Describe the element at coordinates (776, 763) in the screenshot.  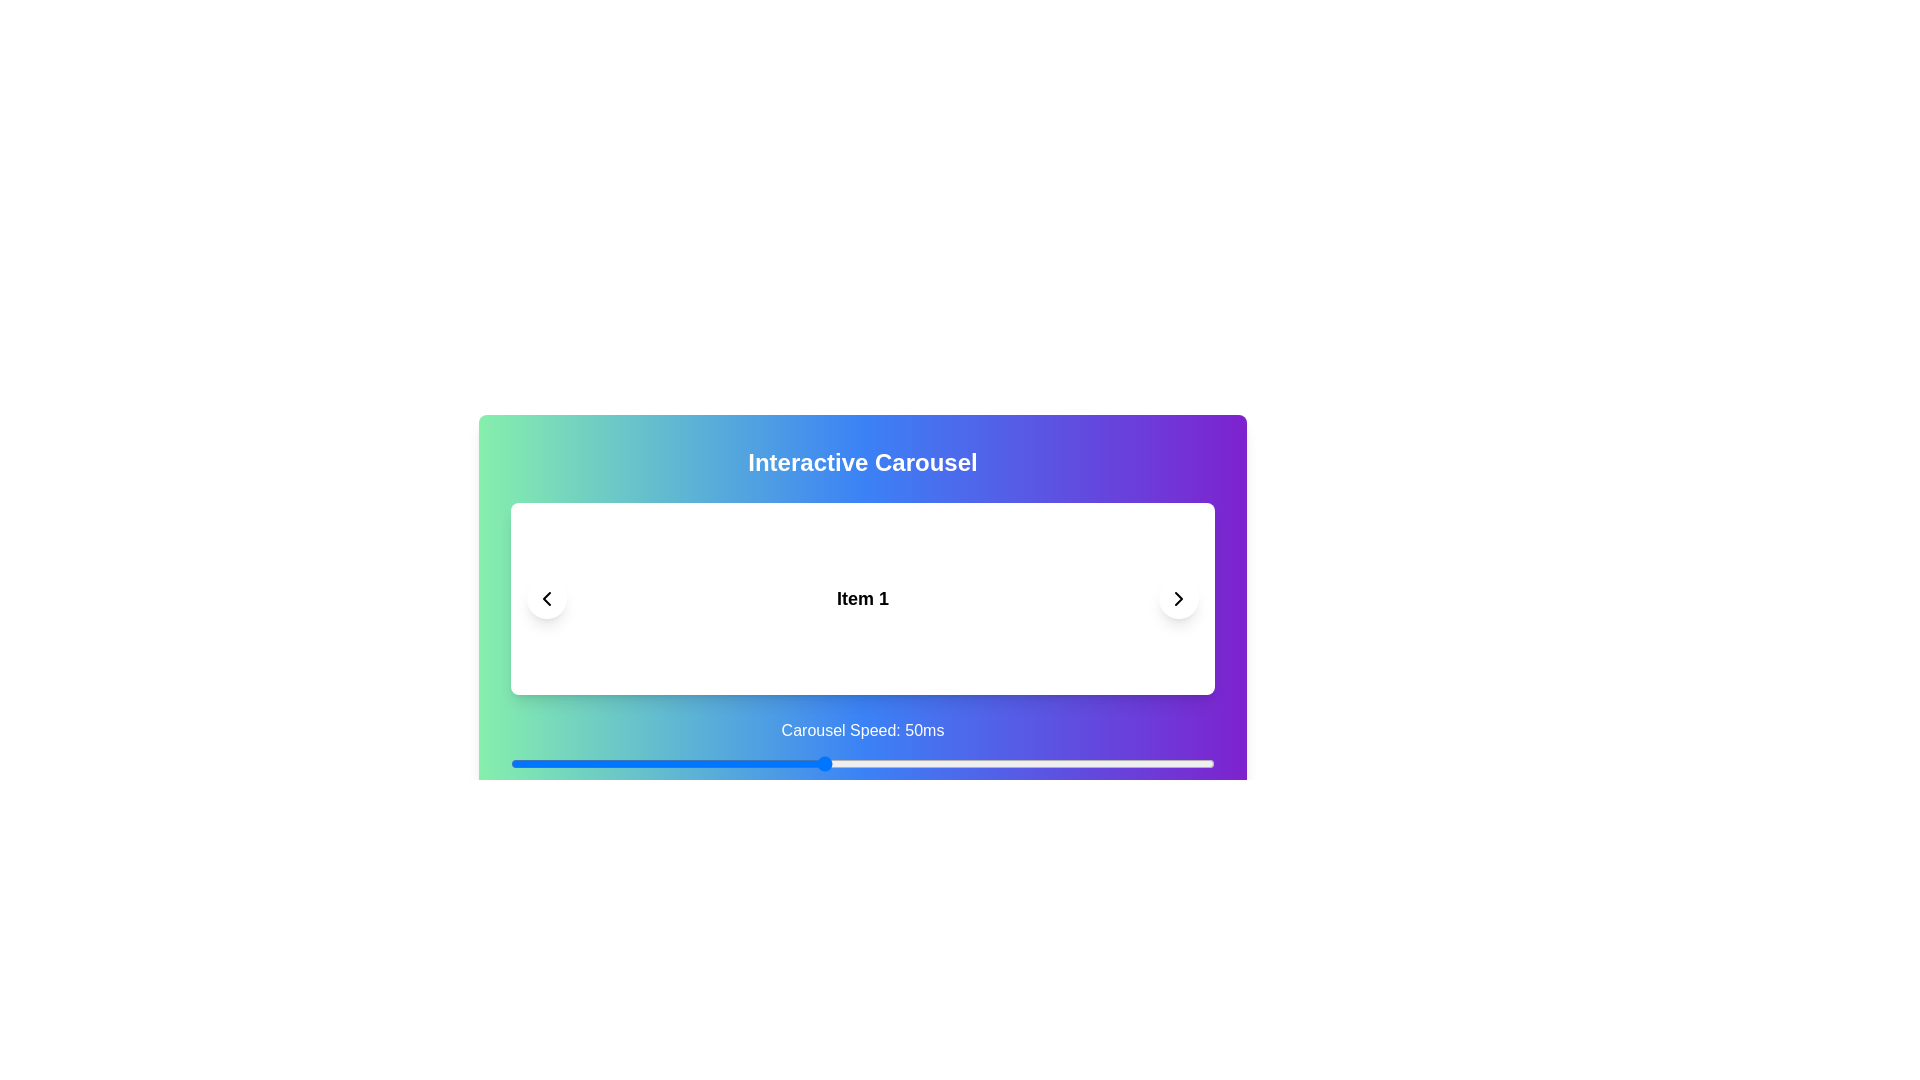
I see `the carousel speed to 44 ms using the slider` at that location.